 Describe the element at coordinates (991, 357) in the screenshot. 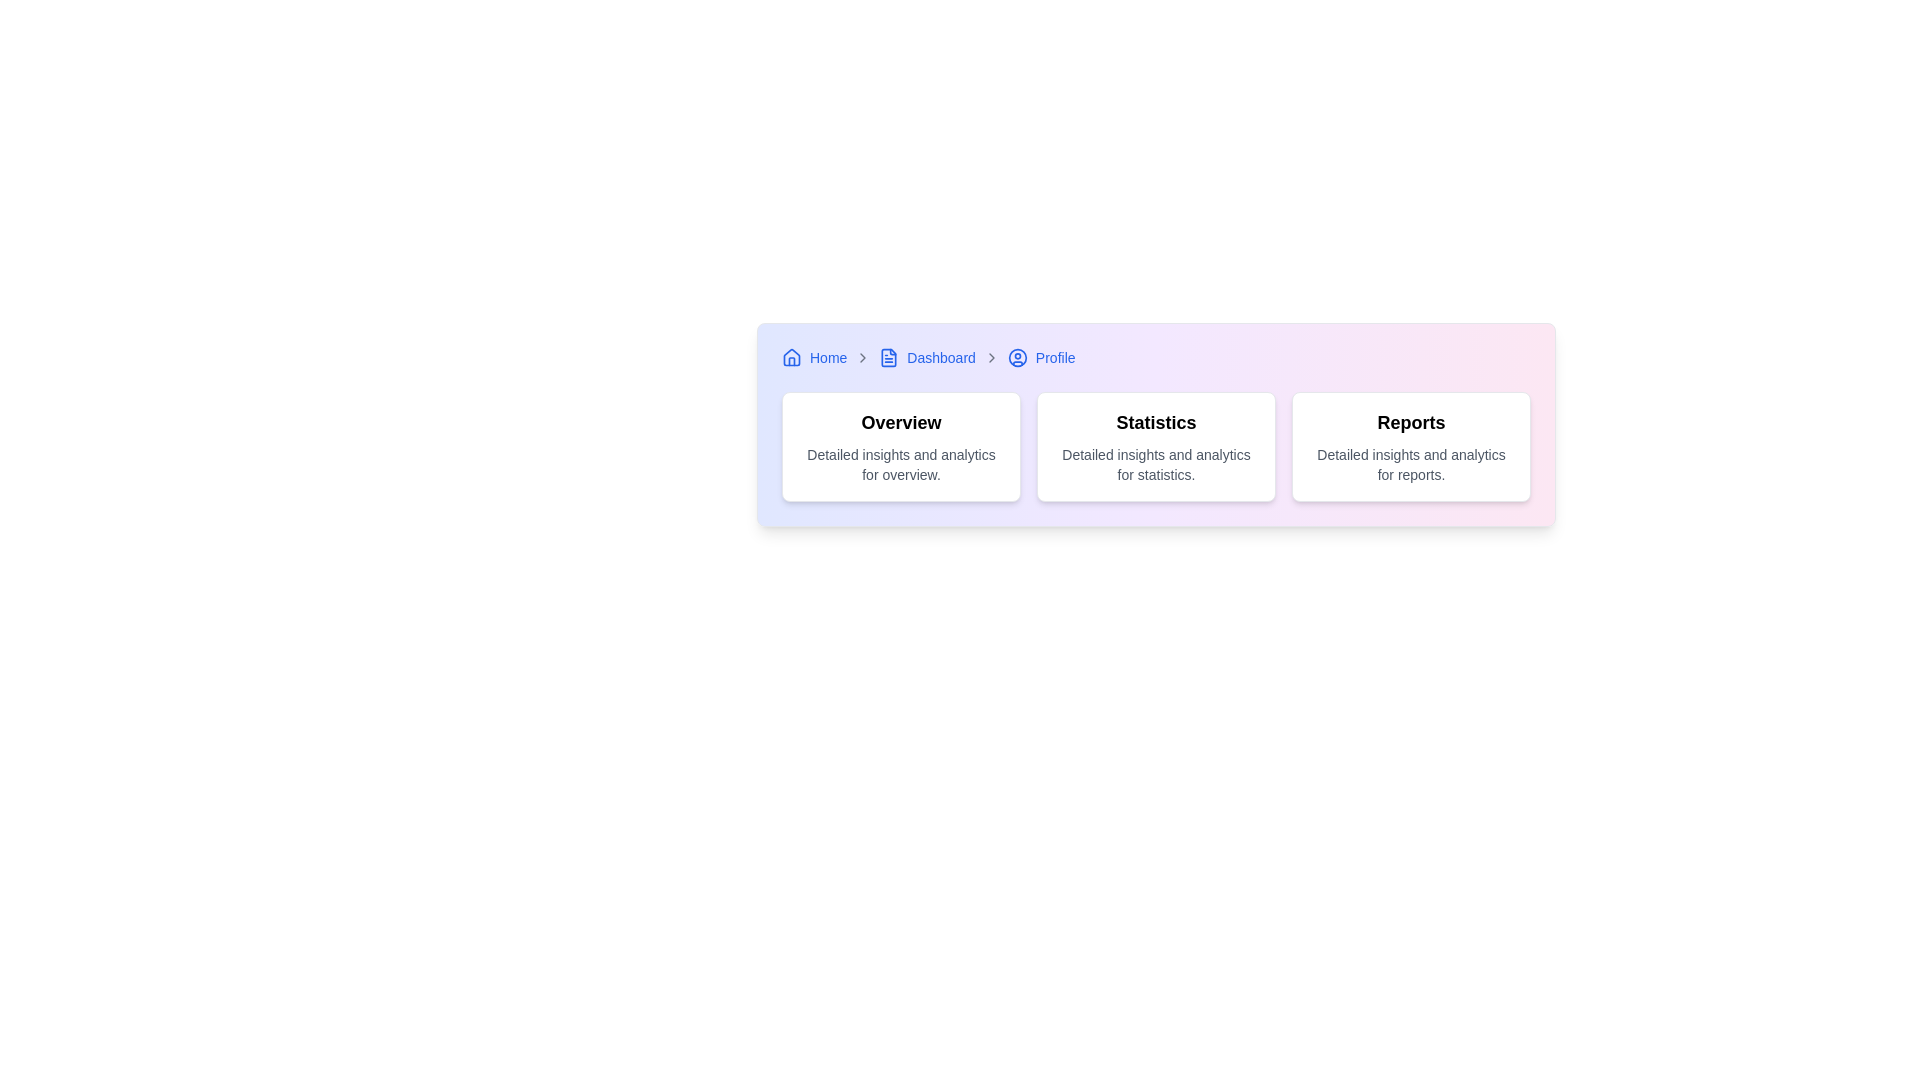

I see `the right-pointing gray chevron icon that separates the 'Dashboard' link and the 'Profile' text in the breadcrumb navigation` at that location.